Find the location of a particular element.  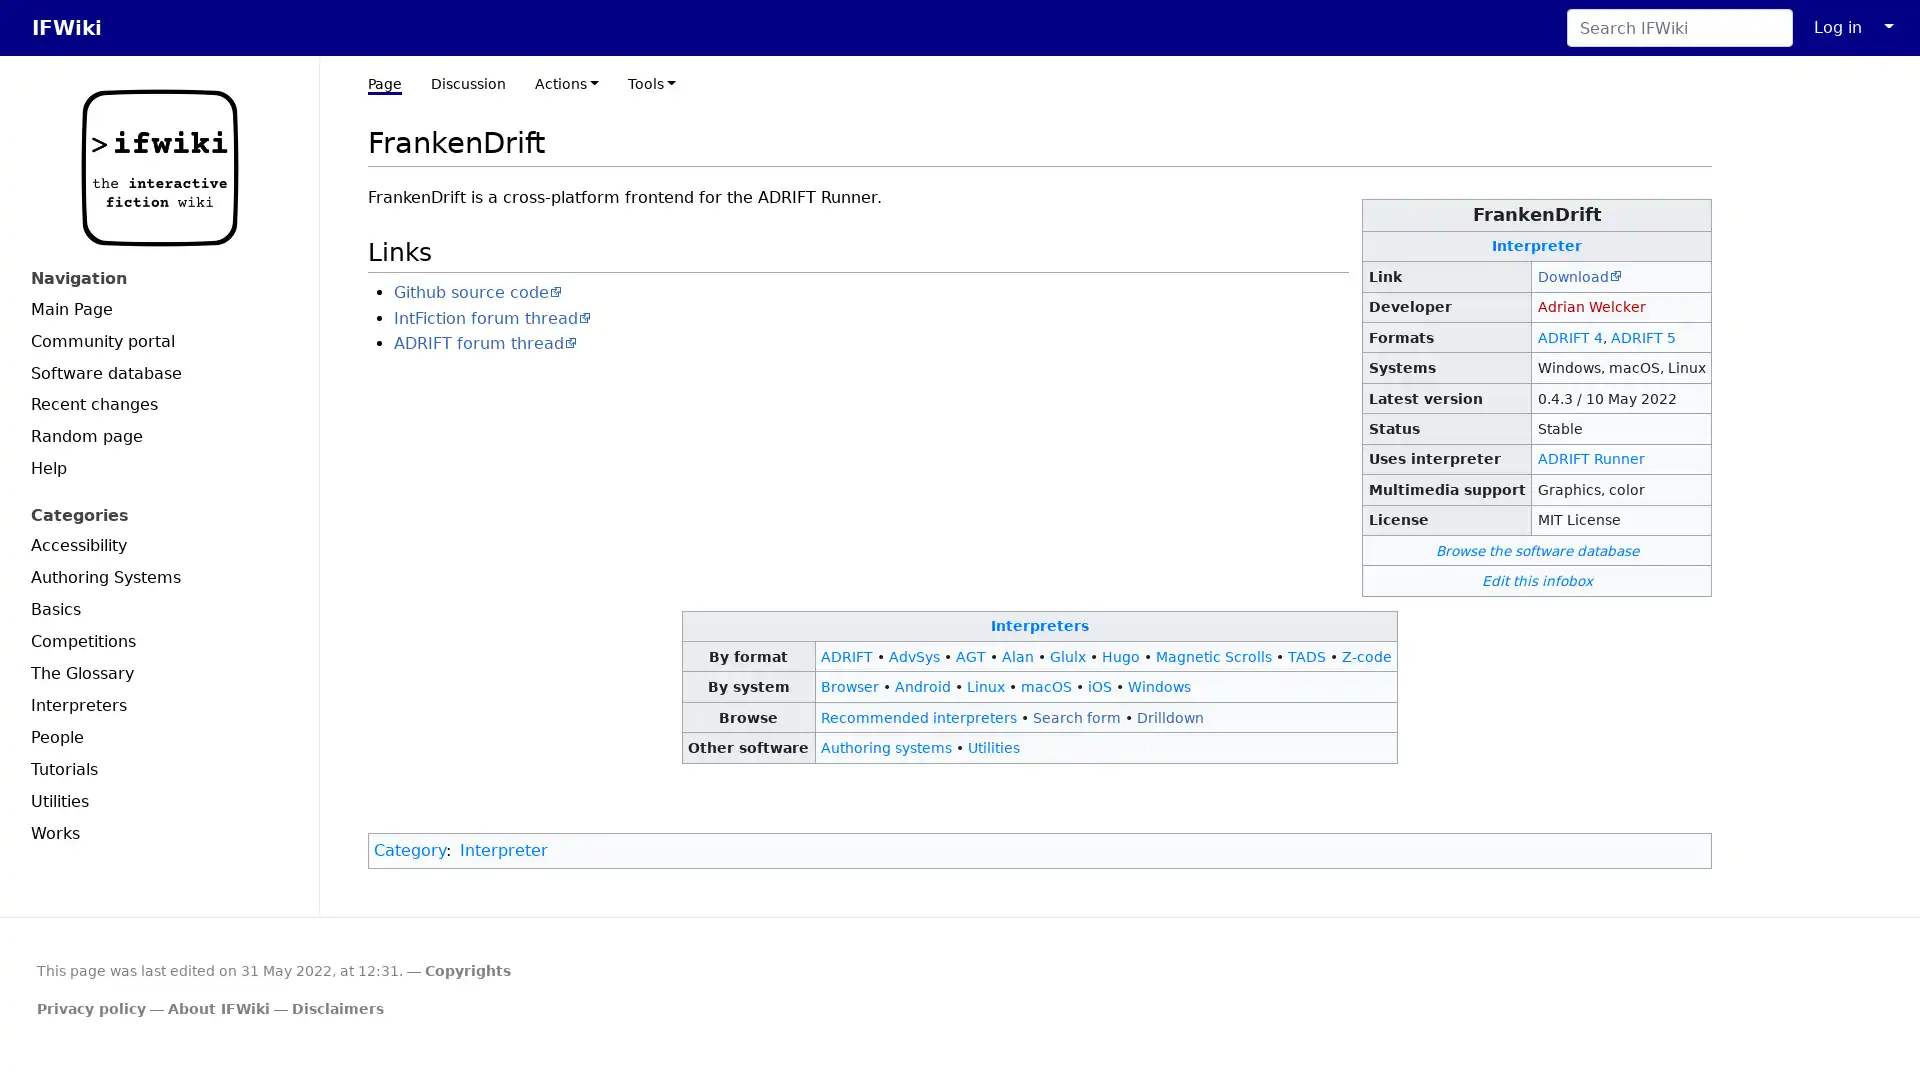

Log in is located at coordinates (1838, 27).